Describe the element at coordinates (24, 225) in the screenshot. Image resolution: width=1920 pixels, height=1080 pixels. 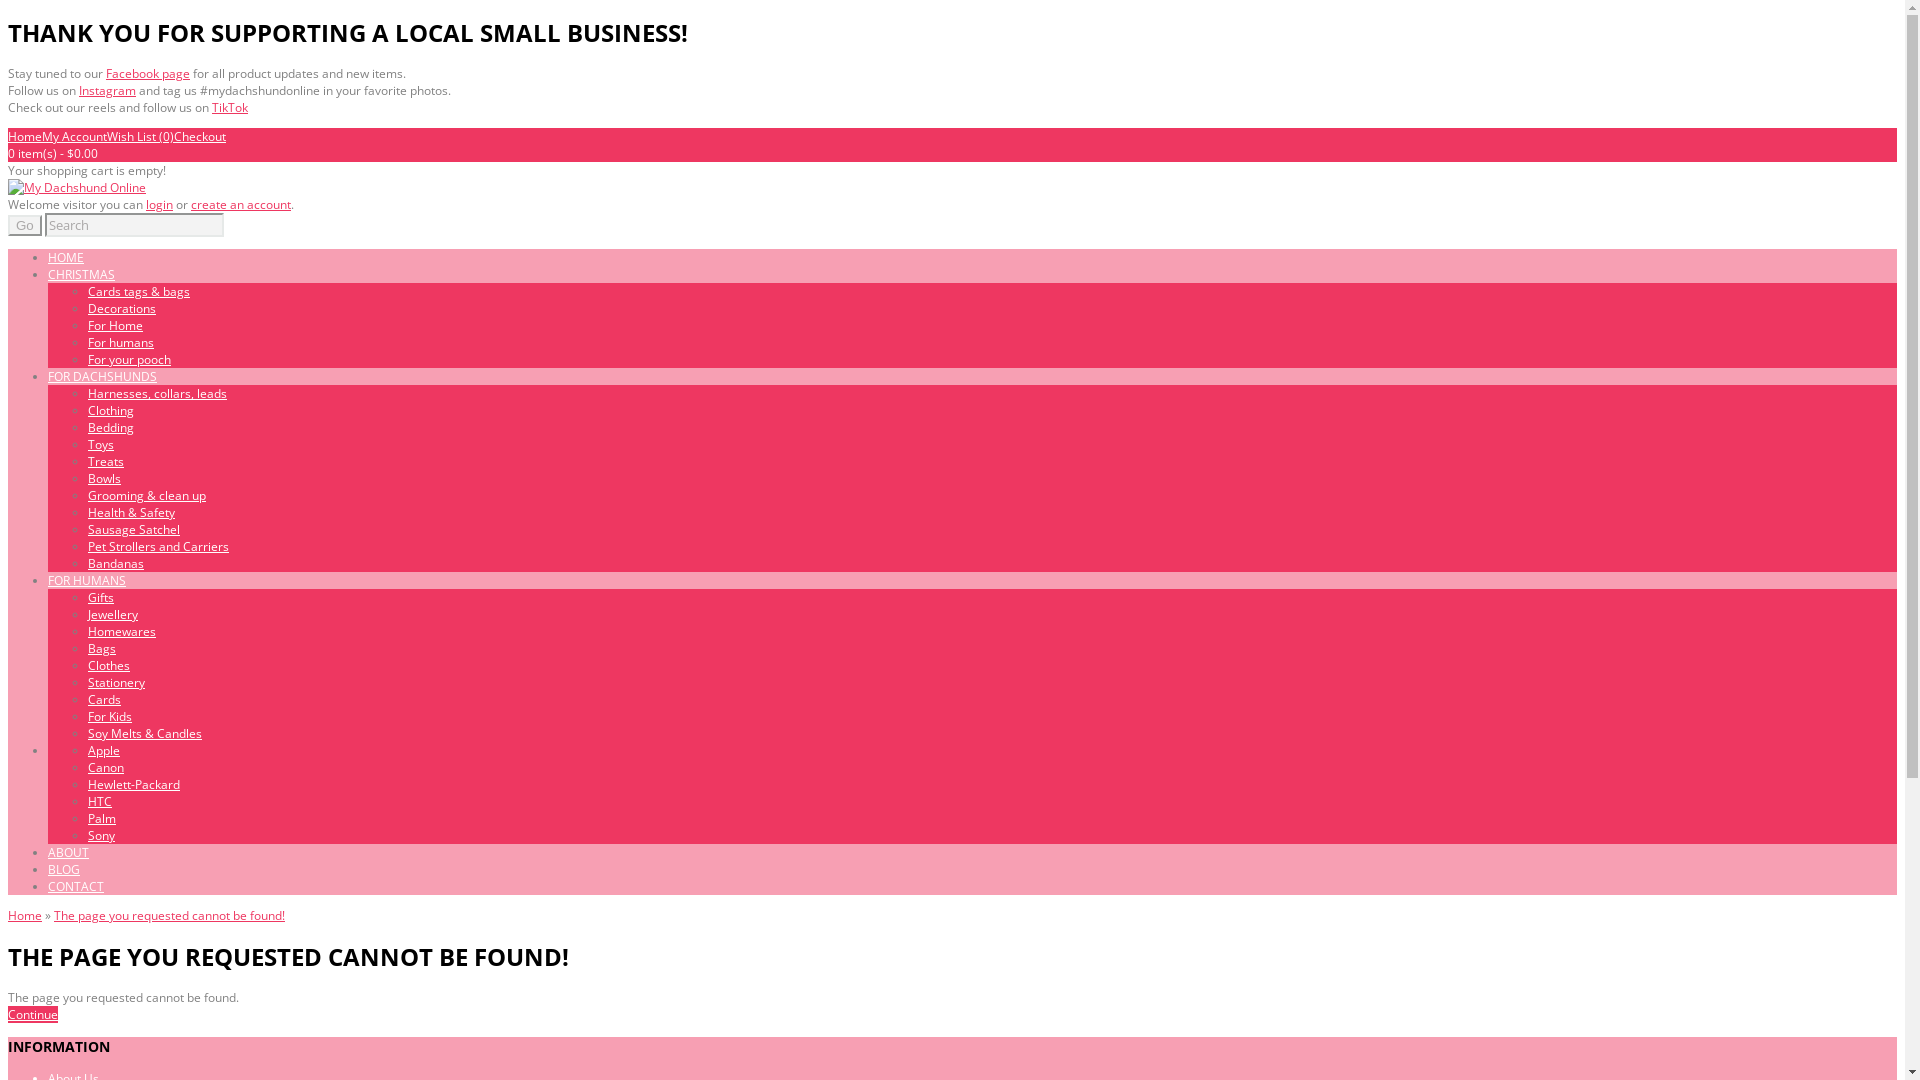
I see `'Go'` at that location.